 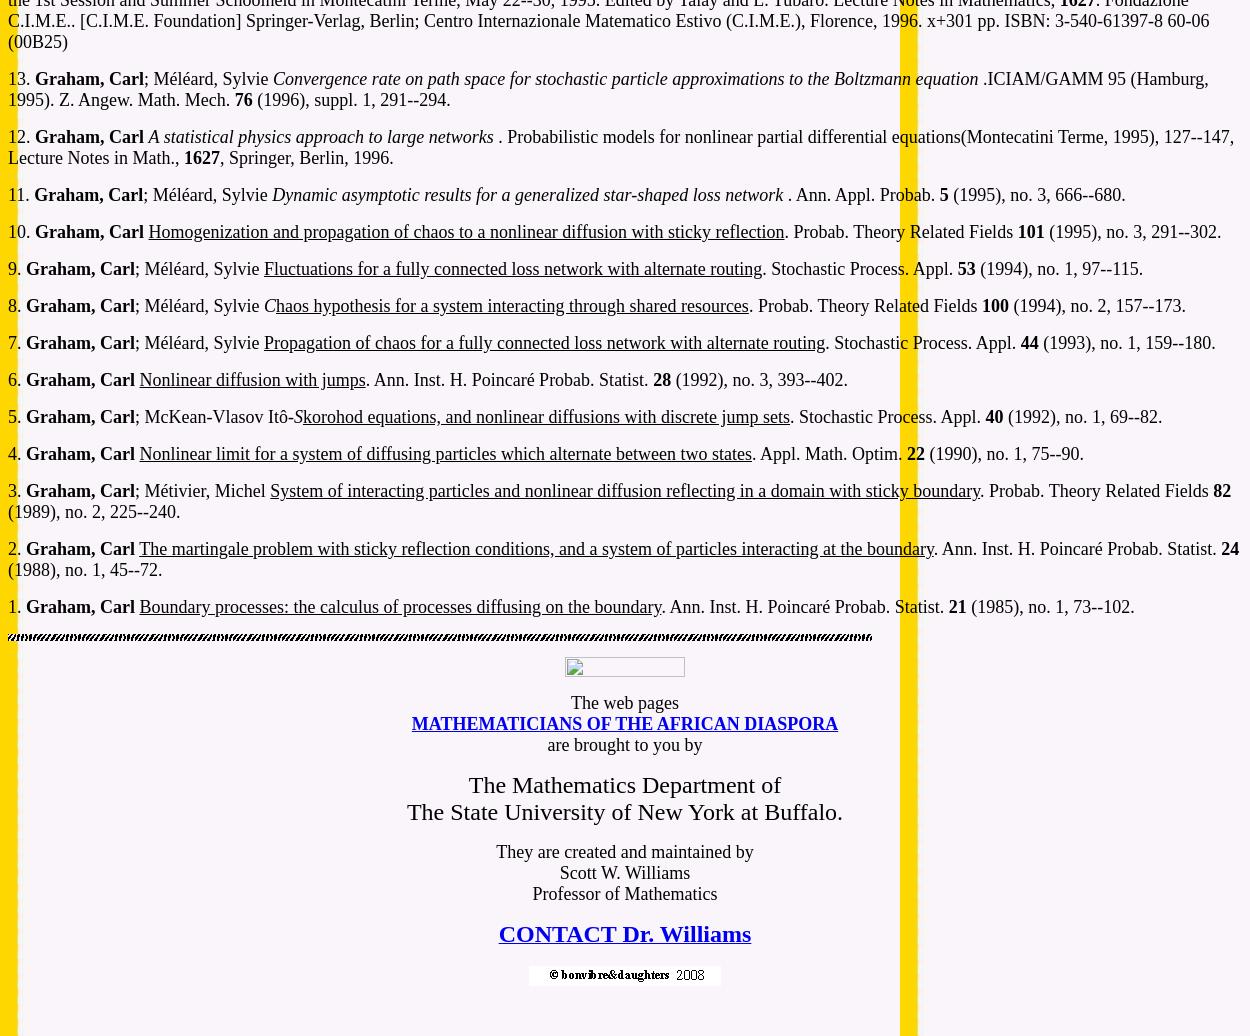 I want to click on '(1990), no. 1, 75--90.', so click(x=925, y=453).